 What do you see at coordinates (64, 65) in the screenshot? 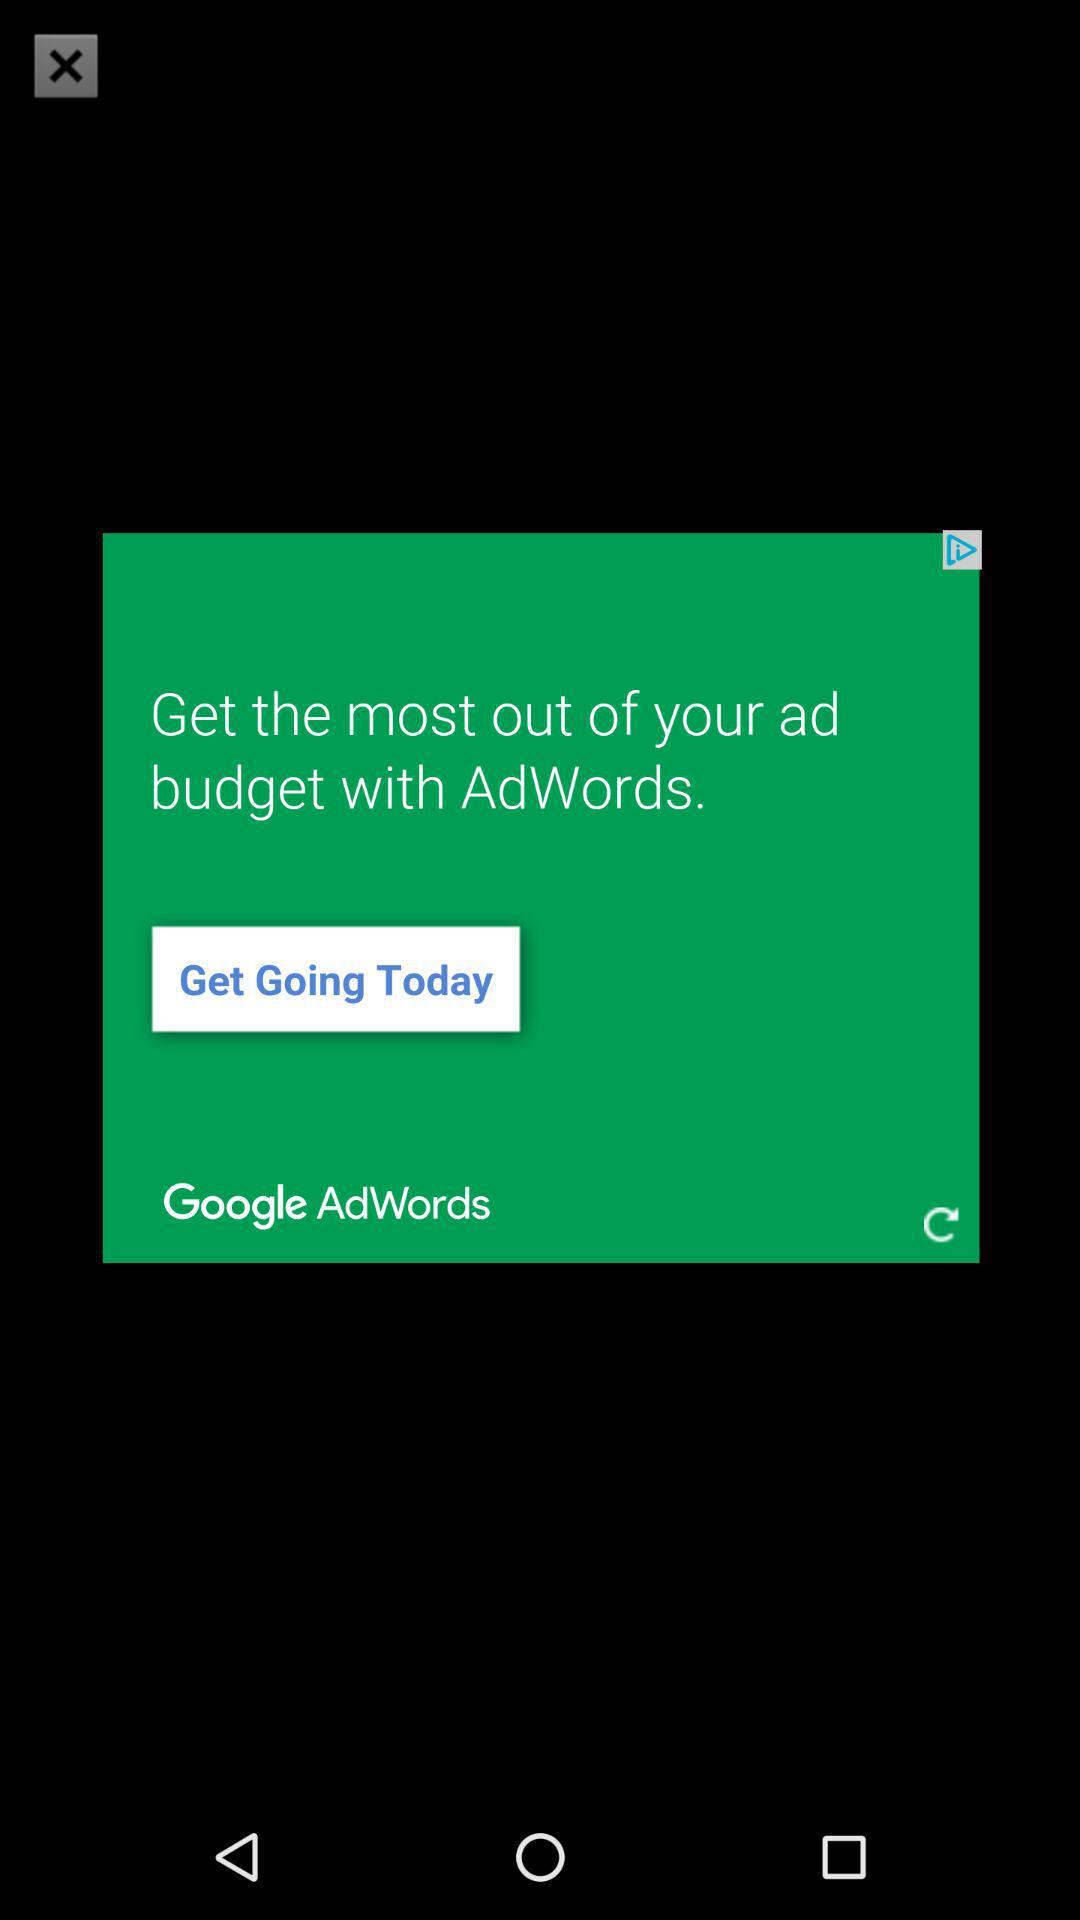
I see `the close icon` at bounding box center [64, 65].